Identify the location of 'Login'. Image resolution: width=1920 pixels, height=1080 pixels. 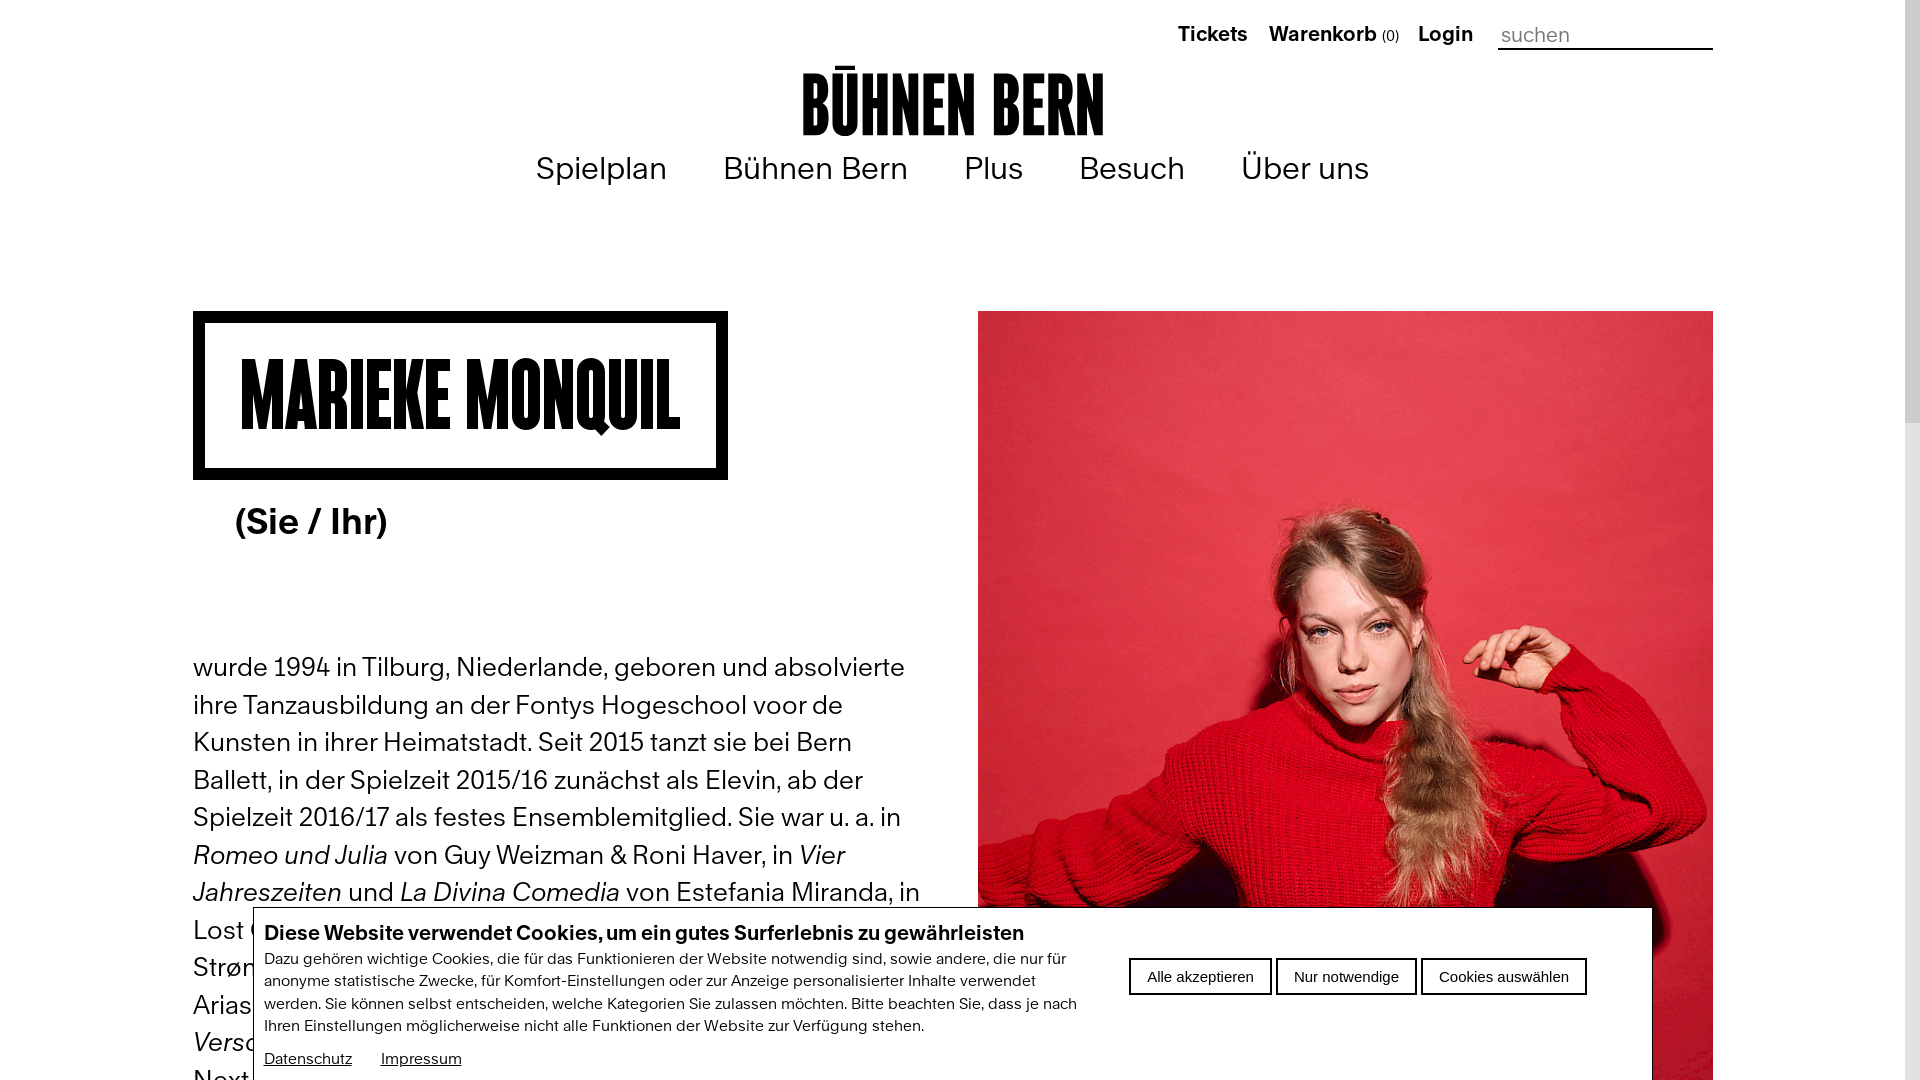
(1416, 34).